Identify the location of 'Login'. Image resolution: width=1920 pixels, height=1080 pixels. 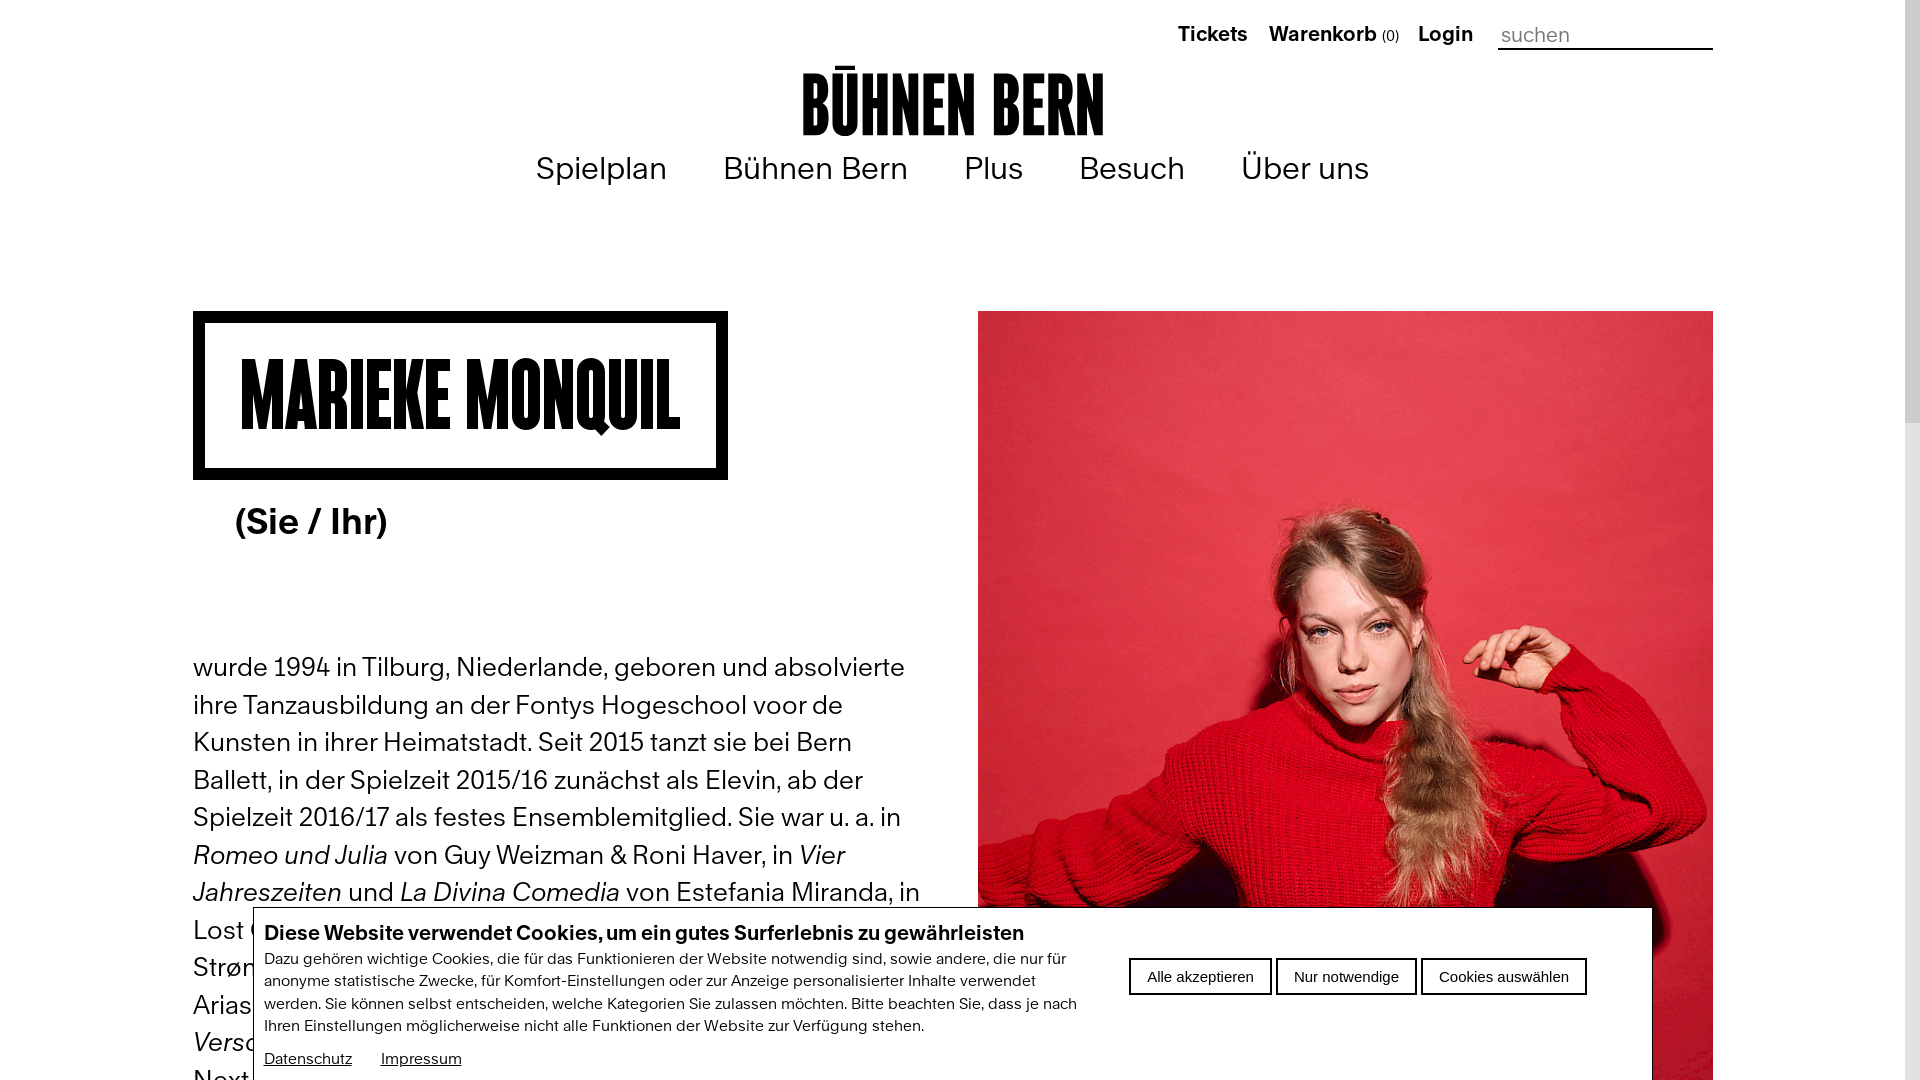
(1416, 34).